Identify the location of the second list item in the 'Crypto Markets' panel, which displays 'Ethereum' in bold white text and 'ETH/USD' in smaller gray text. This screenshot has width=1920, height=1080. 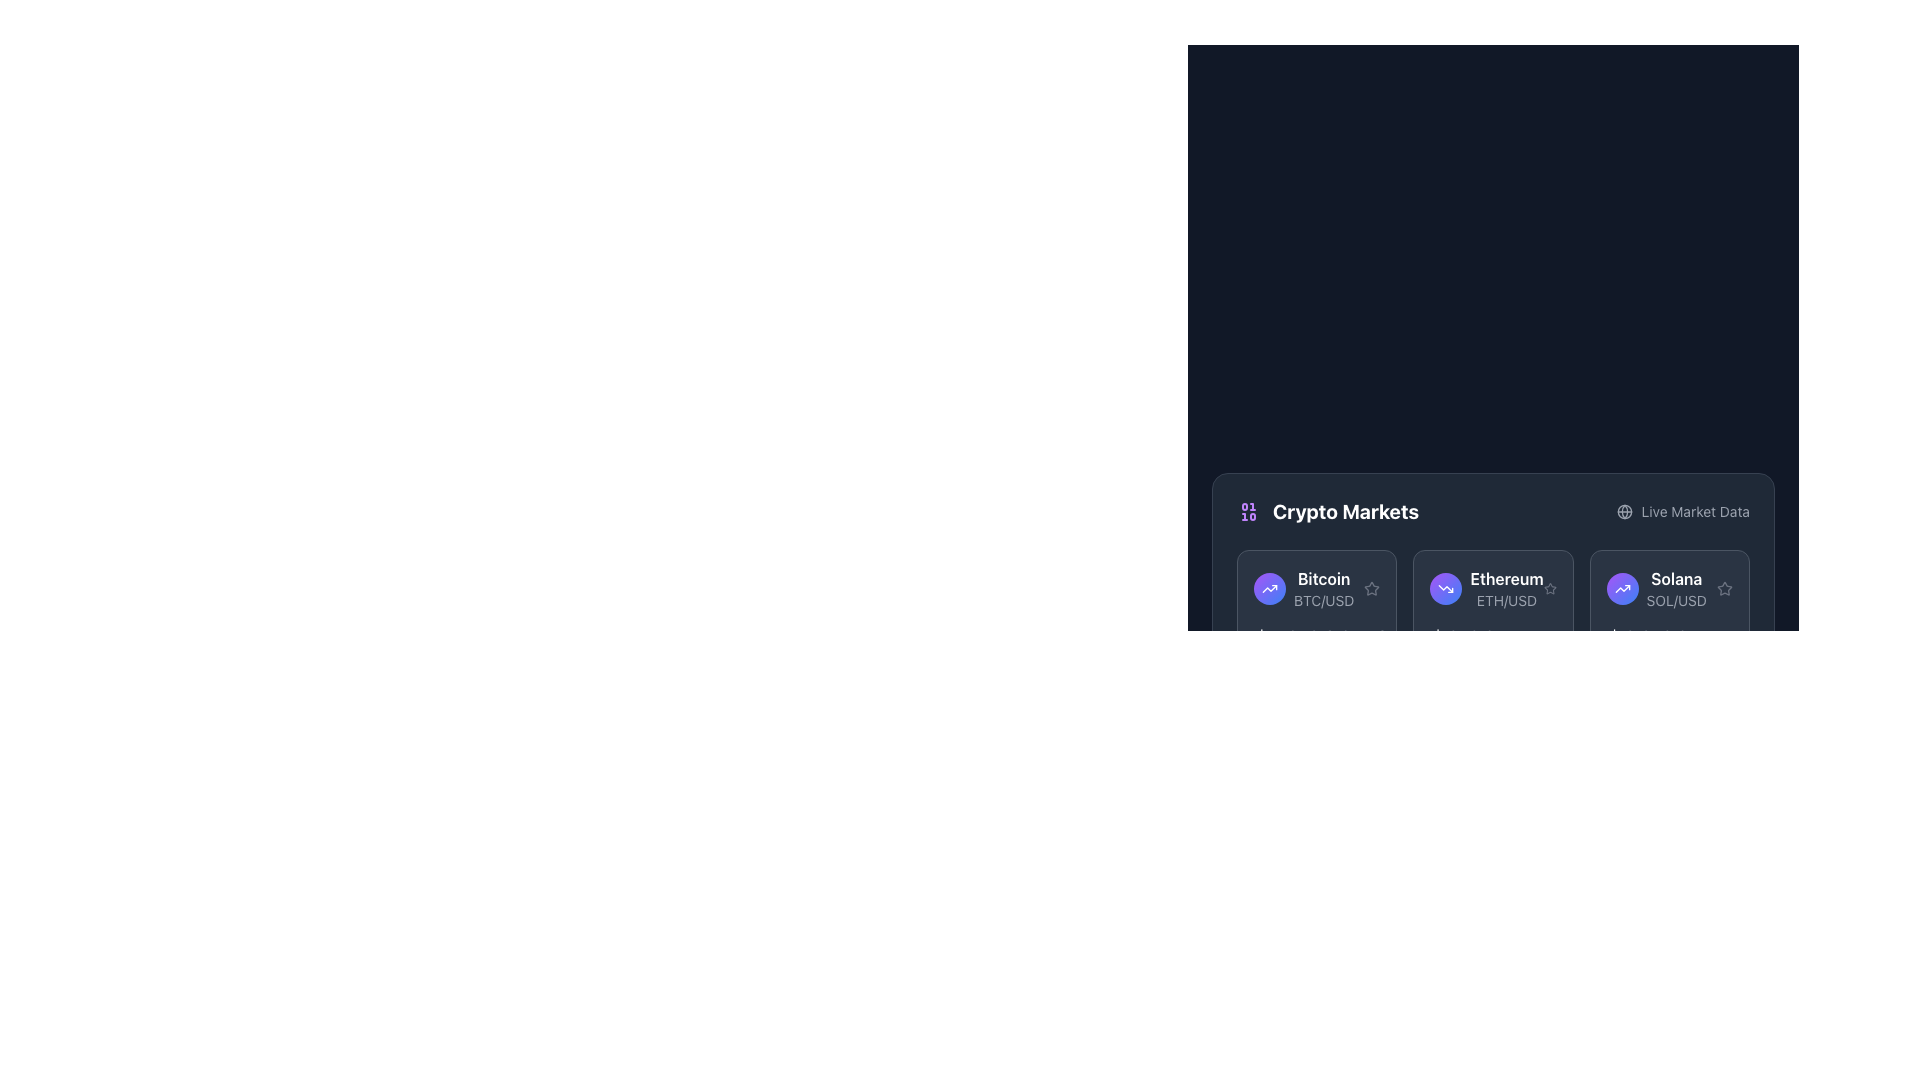
(1487, 588).